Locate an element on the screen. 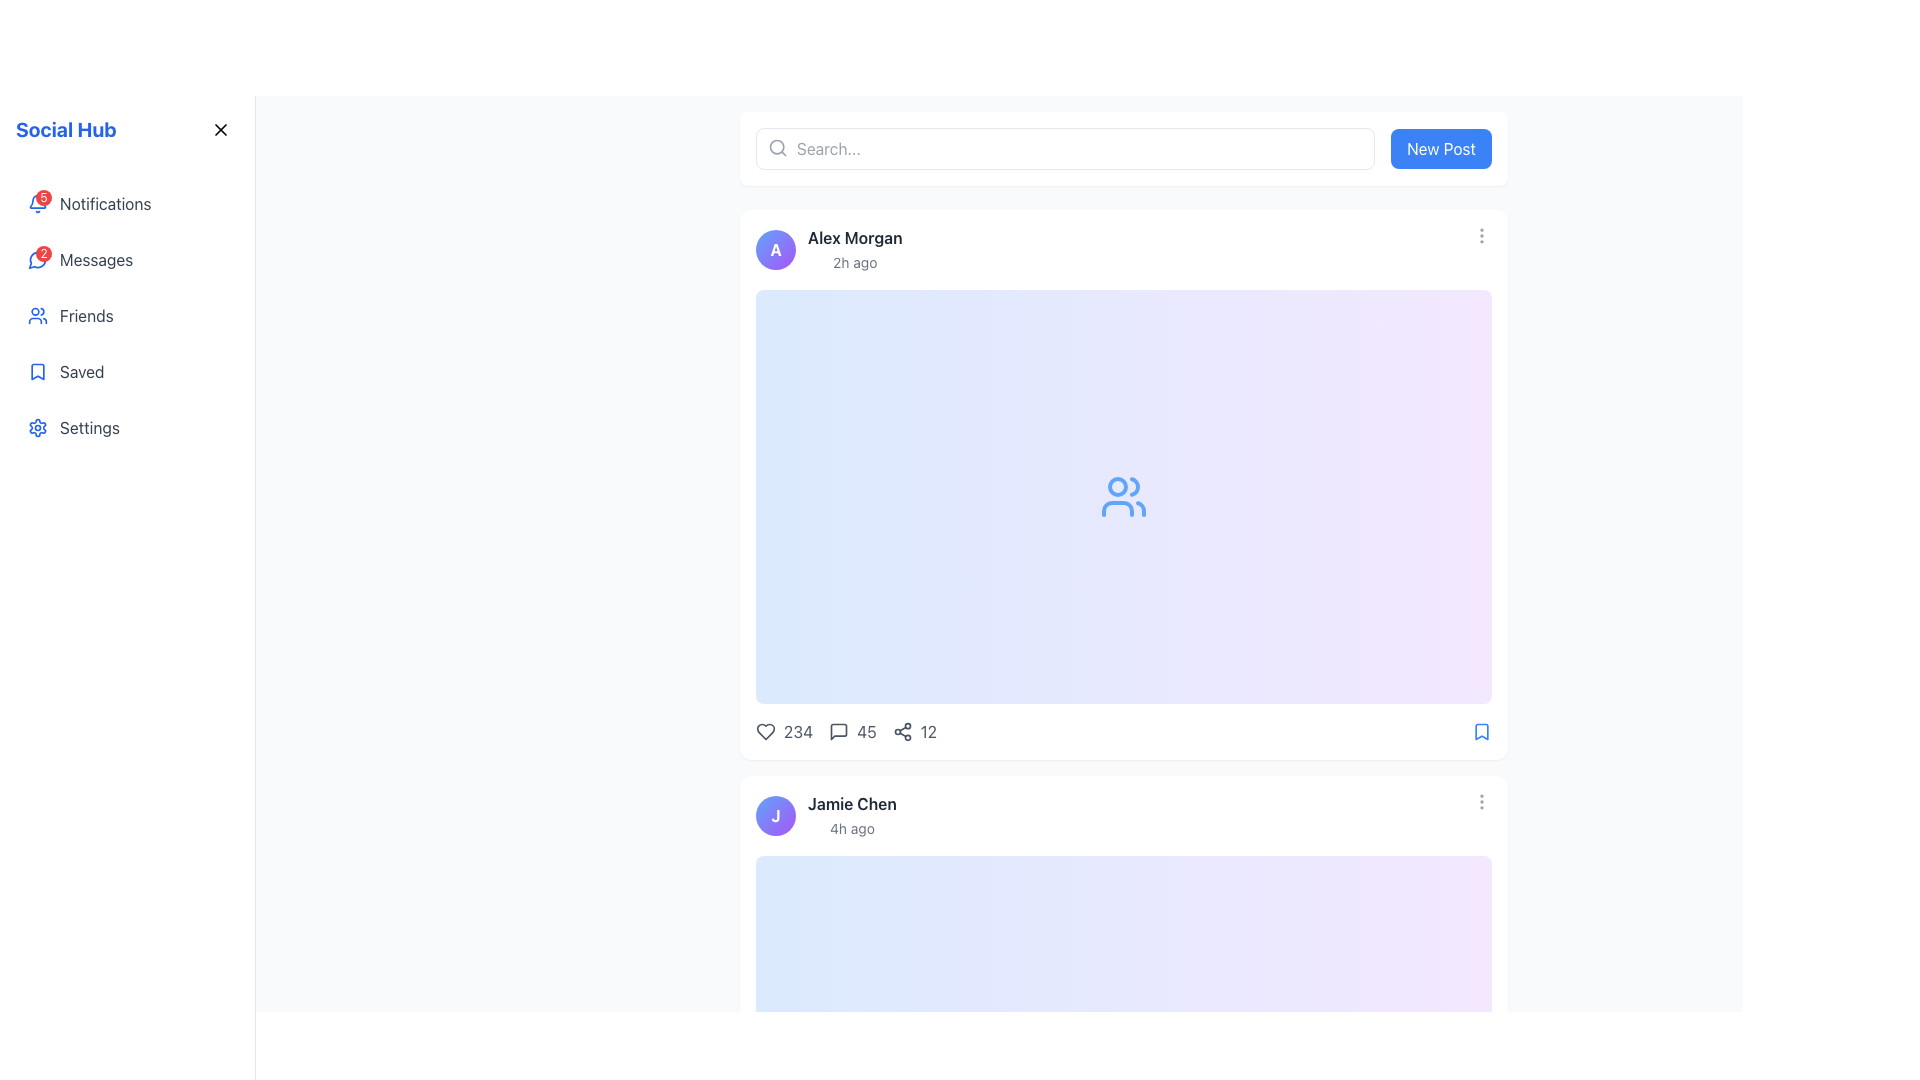 This screenshot has height=1080, width=1920. the red circular badge on the blue notification bell icon in the left sidebar is located at coordinates (38, 204).